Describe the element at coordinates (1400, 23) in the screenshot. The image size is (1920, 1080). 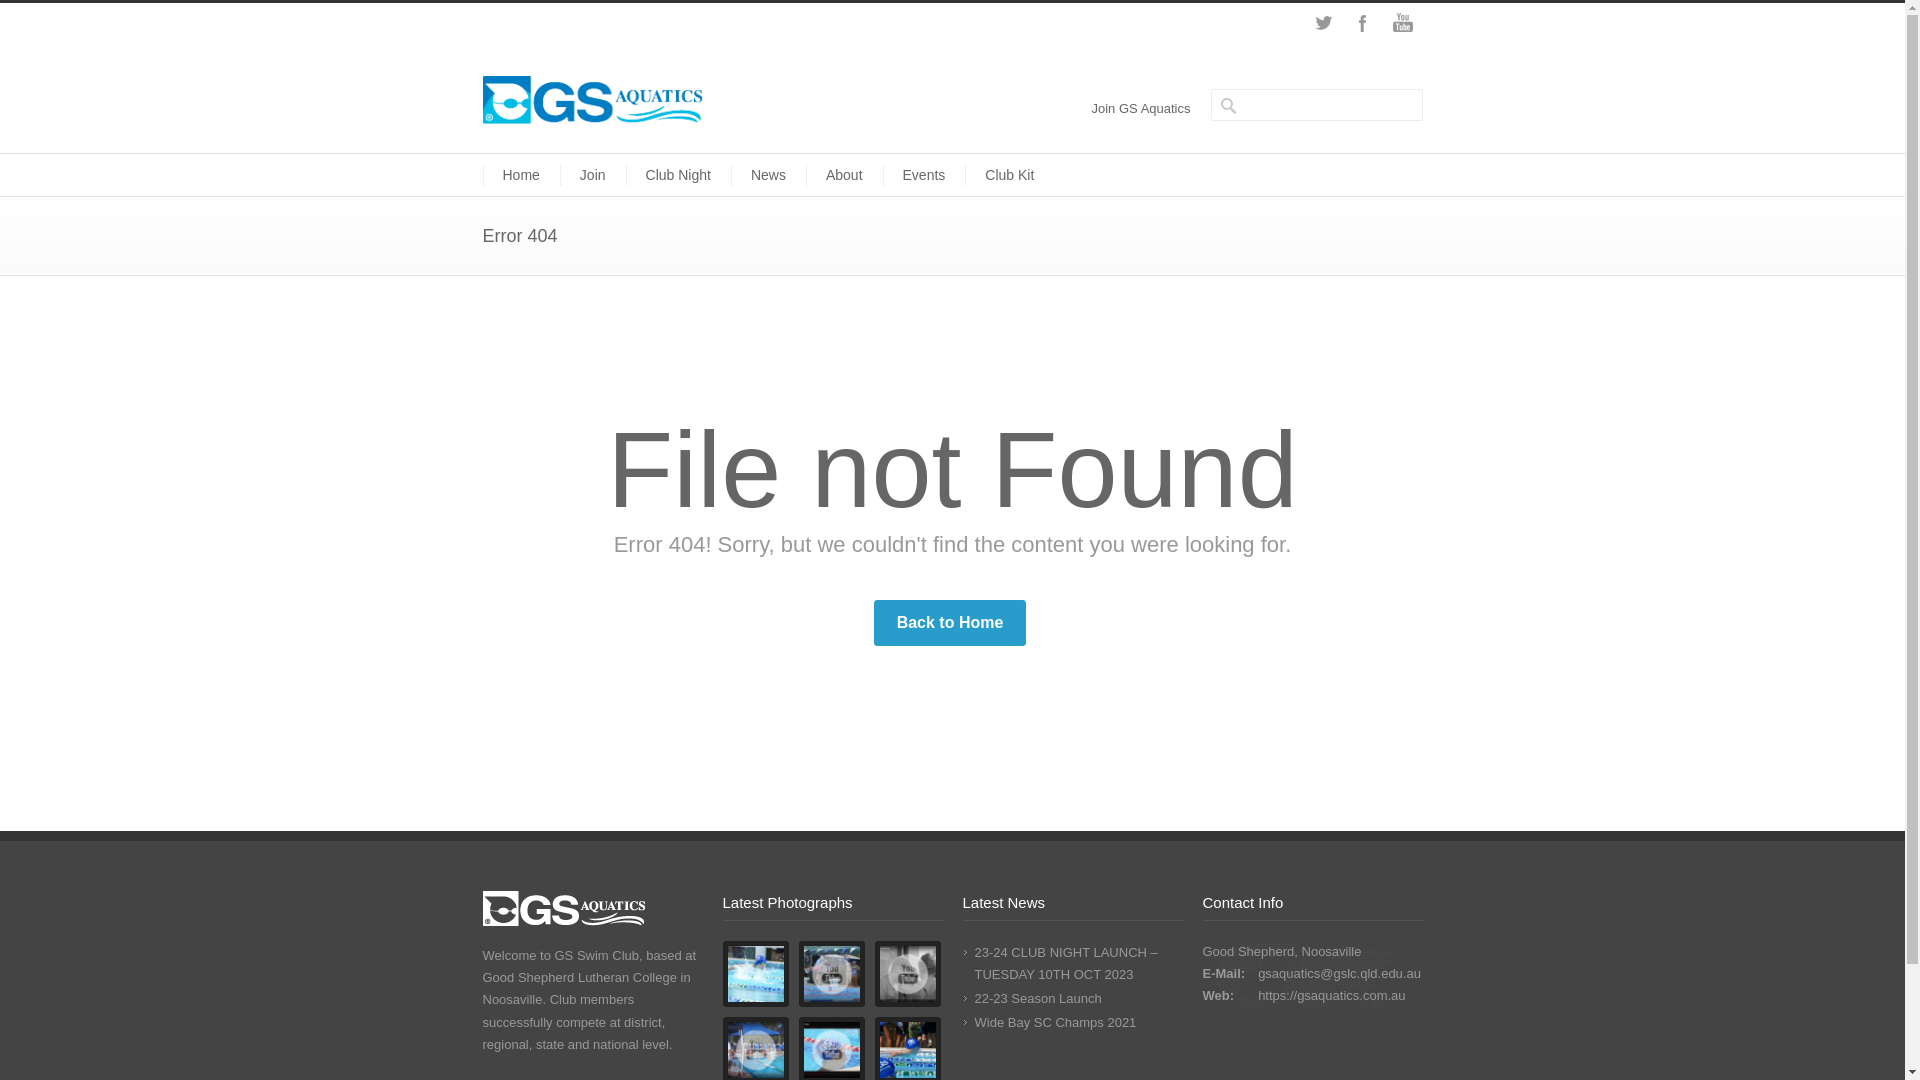
I see `'YouTube'` at that location.